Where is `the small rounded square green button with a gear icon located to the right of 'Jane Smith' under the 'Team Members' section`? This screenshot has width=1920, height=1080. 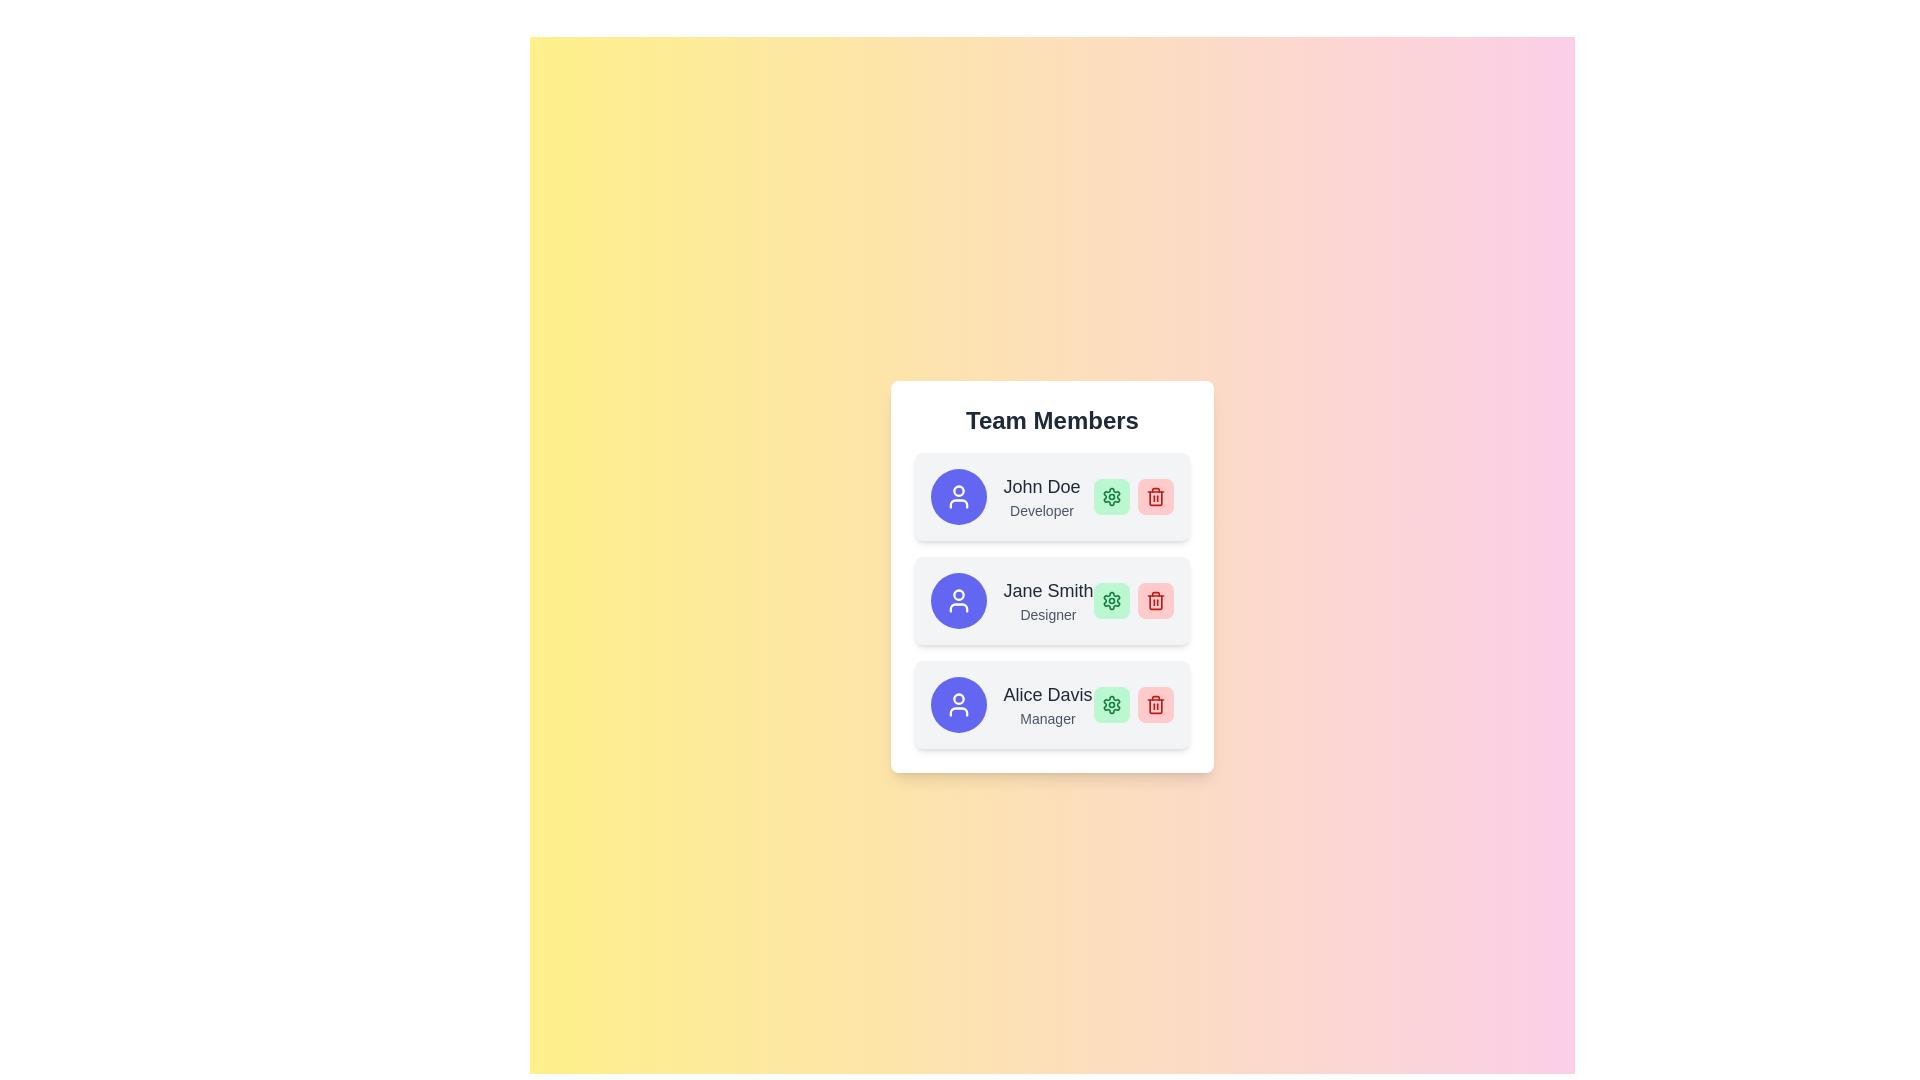
the small rounded square green button with a gear icon located to the right of 'Jane Smith' under the 'Team Members' section is located at coordinates (1110, 600).